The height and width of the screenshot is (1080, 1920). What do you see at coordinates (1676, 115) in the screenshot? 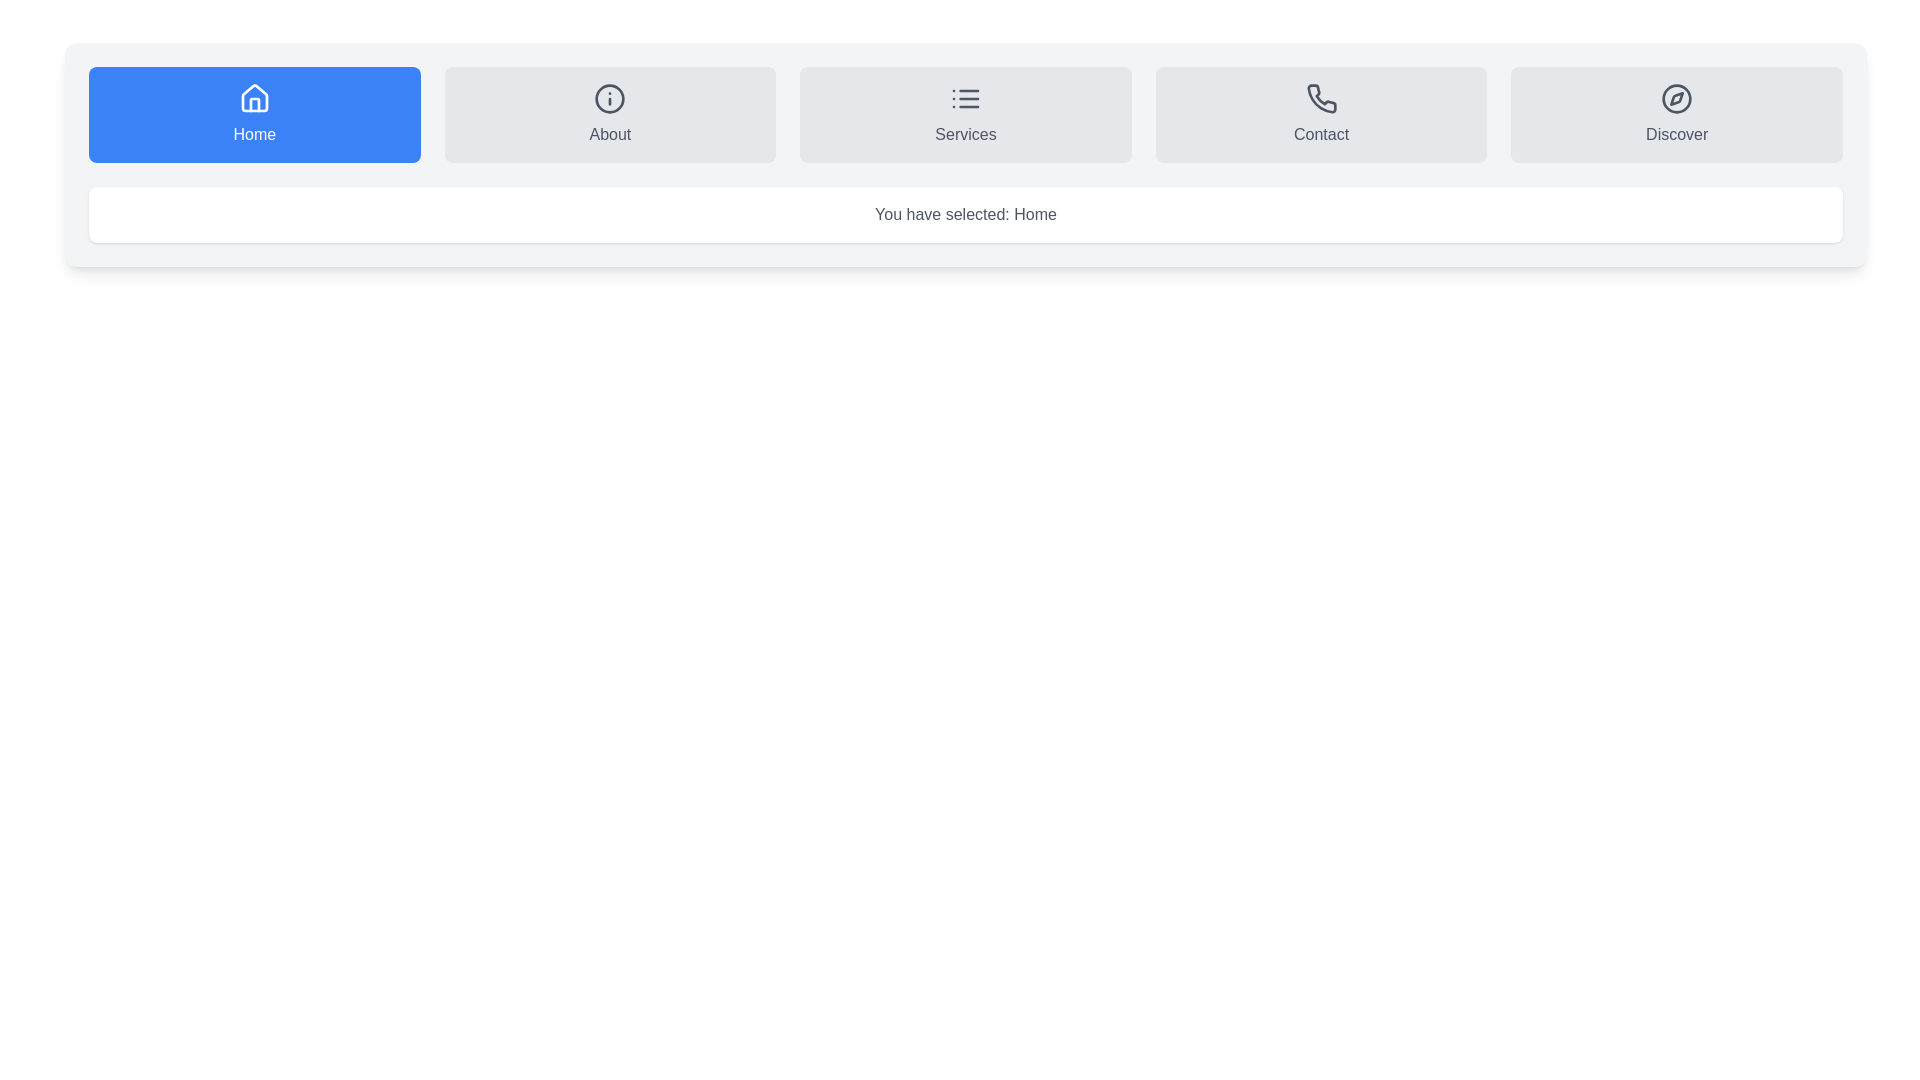
I see `the 'Discover' navigation button, which is the last item in a horizontal row of menu buttons` at bounding box center [1676, 115].